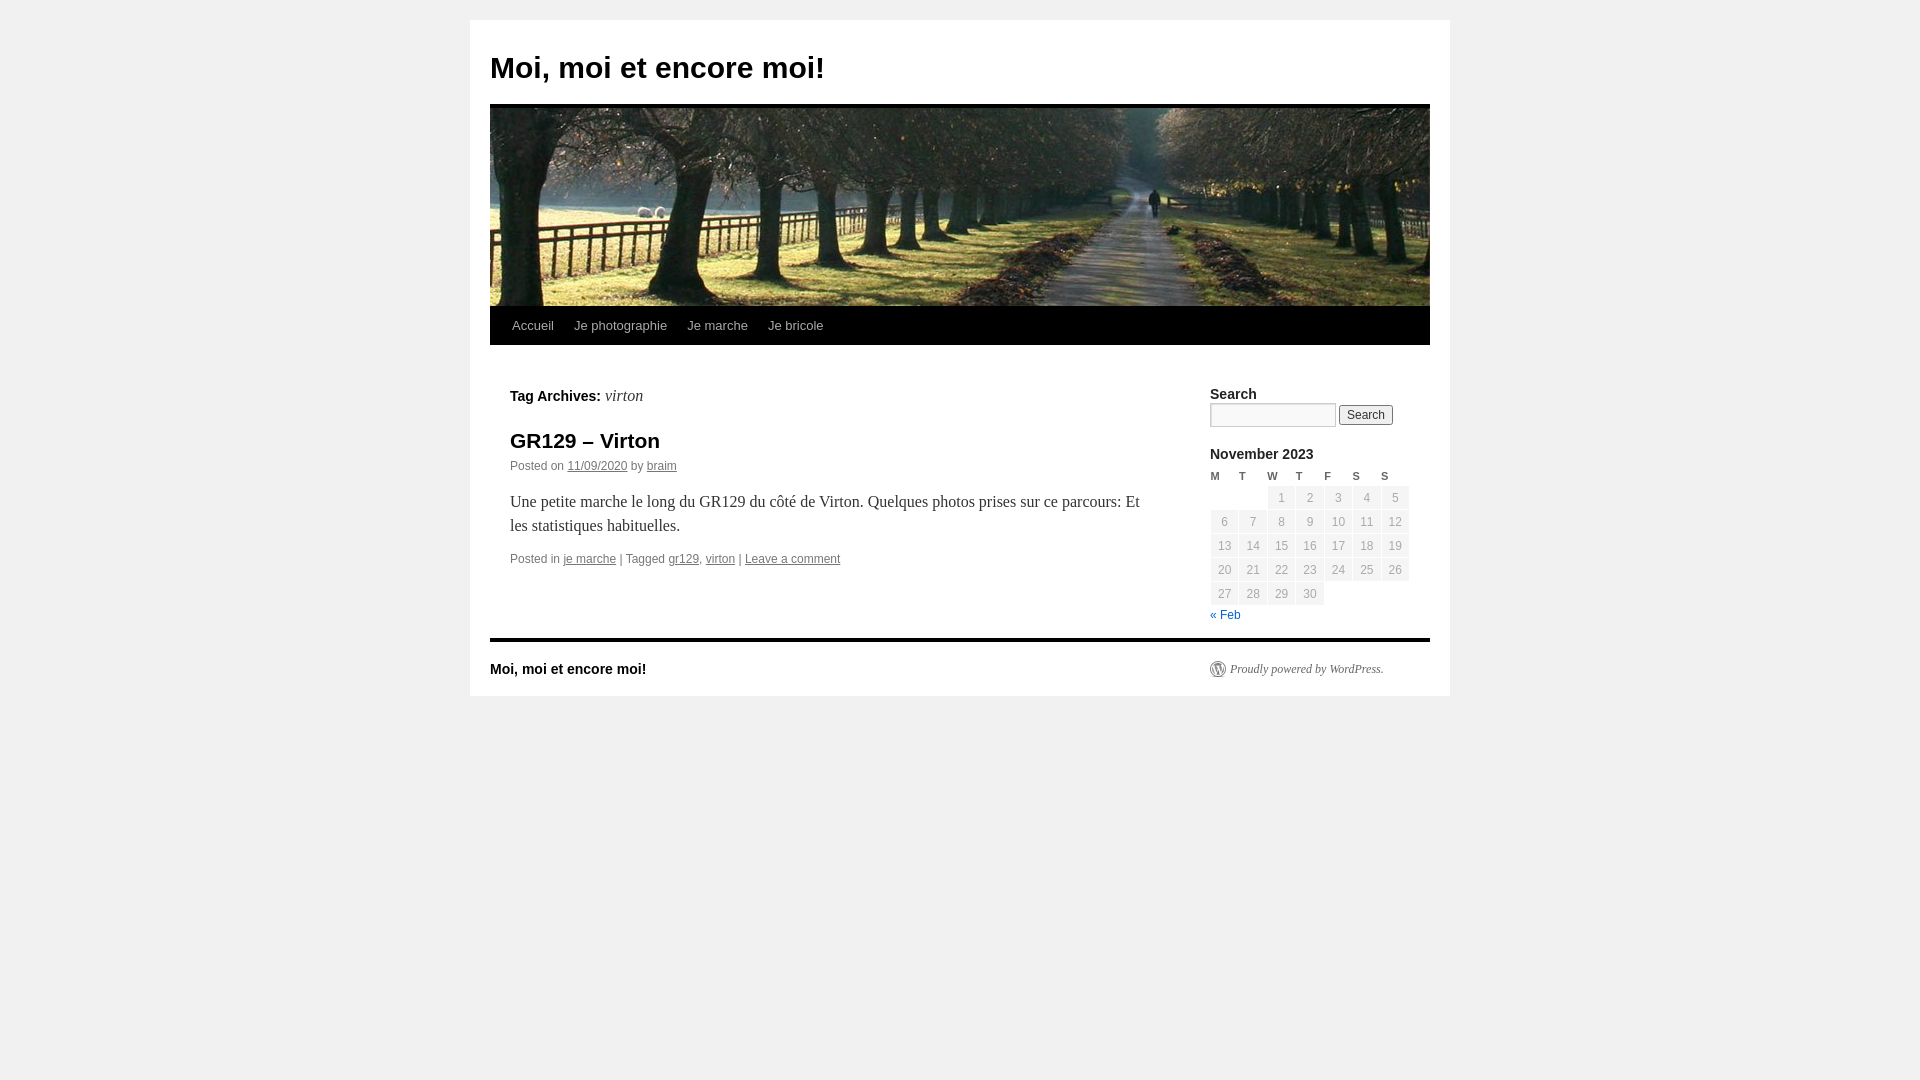  What do you see at coordinates (499, 362) in the screenshot?
I see `'Skip to content'` at bounding box center [499, 362].